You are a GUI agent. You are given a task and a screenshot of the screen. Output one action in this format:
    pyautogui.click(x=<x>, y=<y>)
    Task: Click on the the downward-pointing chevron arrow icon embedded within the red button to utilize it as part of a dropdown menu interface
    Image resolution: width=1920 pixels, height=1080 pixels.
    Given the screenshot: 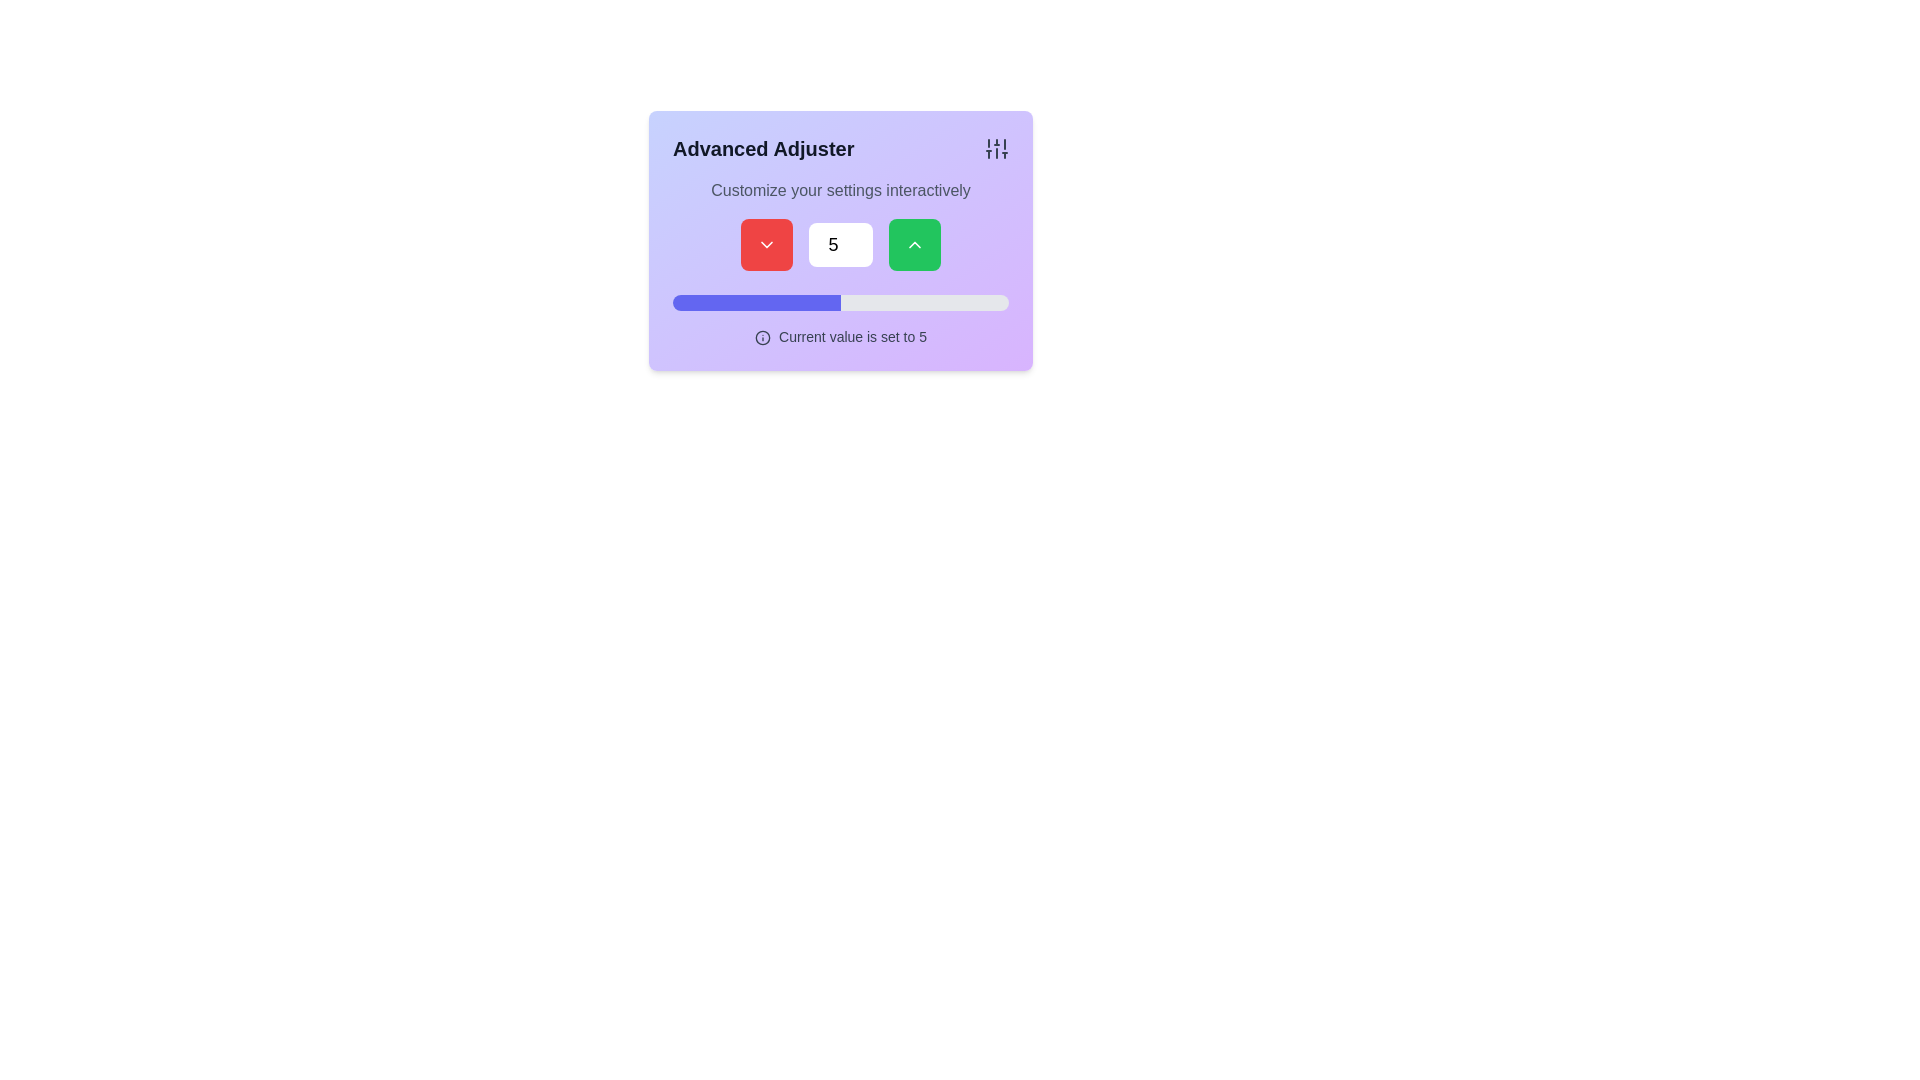 What is the action you would take?
    pyautogui.click(x=766, y=244)
    